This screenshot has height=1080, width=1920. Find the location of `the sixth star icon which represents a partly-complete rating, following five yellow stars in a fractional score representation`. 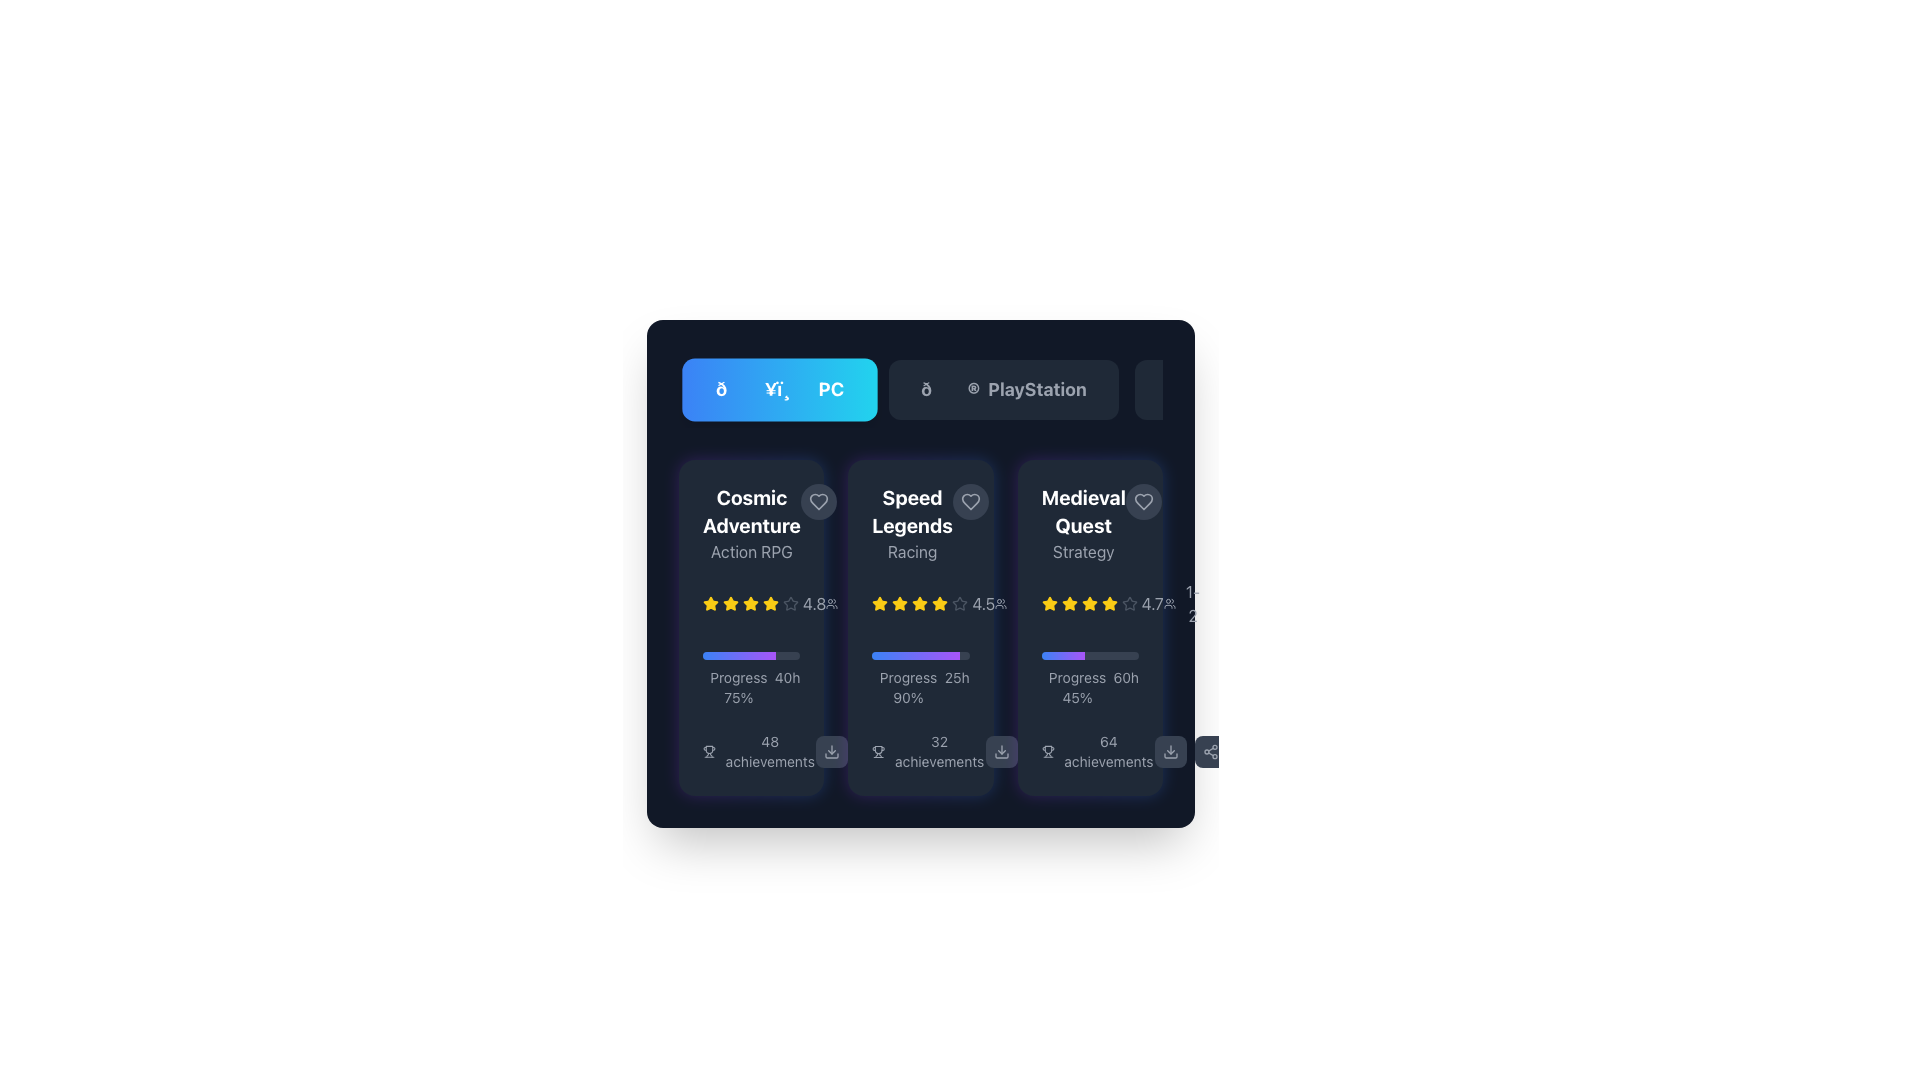

the sixth star icon which represents a partly-complete rating, following five yellow stars in a fractional score representation is located at coordinates (1129, 603).